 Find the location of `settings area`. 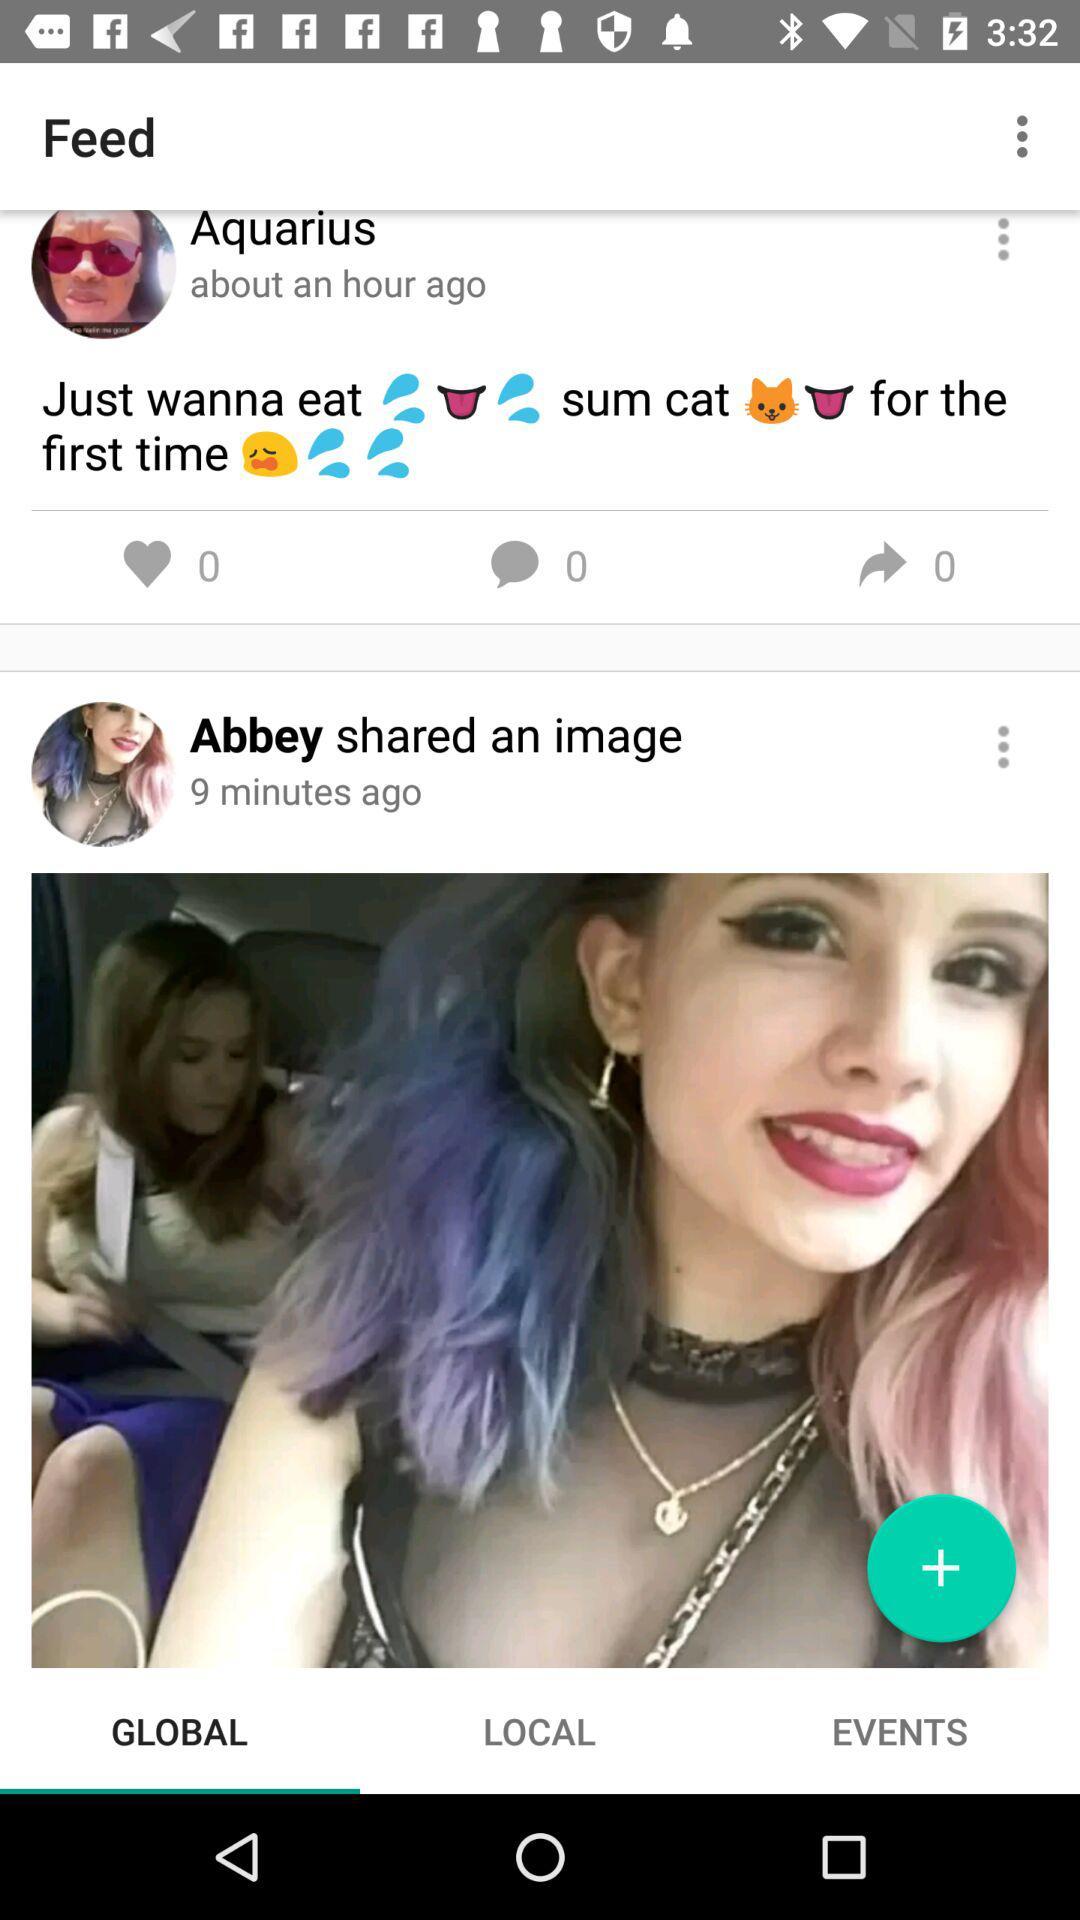

settings area is located at coordinates (1003, 240).